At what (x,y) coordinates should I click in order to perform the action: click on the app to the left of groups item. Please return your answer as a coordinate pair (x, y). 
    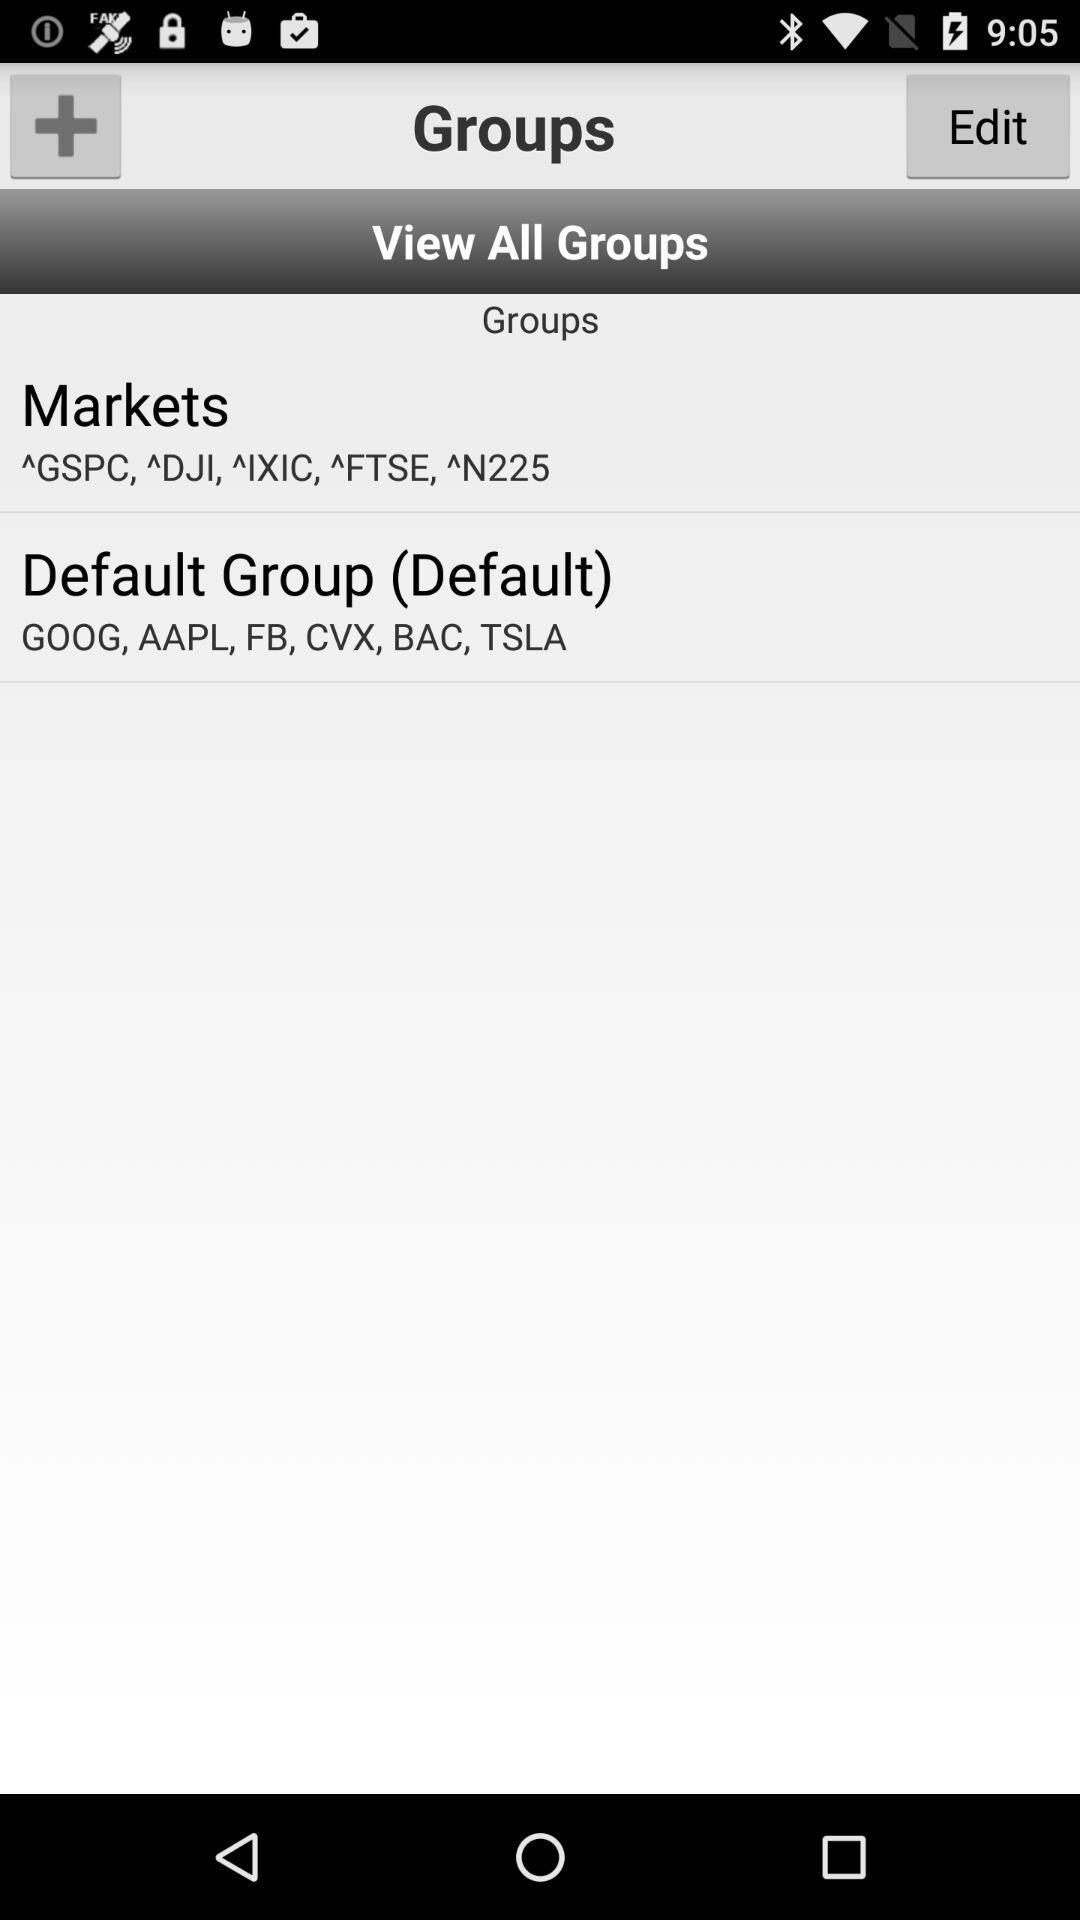
    Looking at the image, I should click on (64, 124).